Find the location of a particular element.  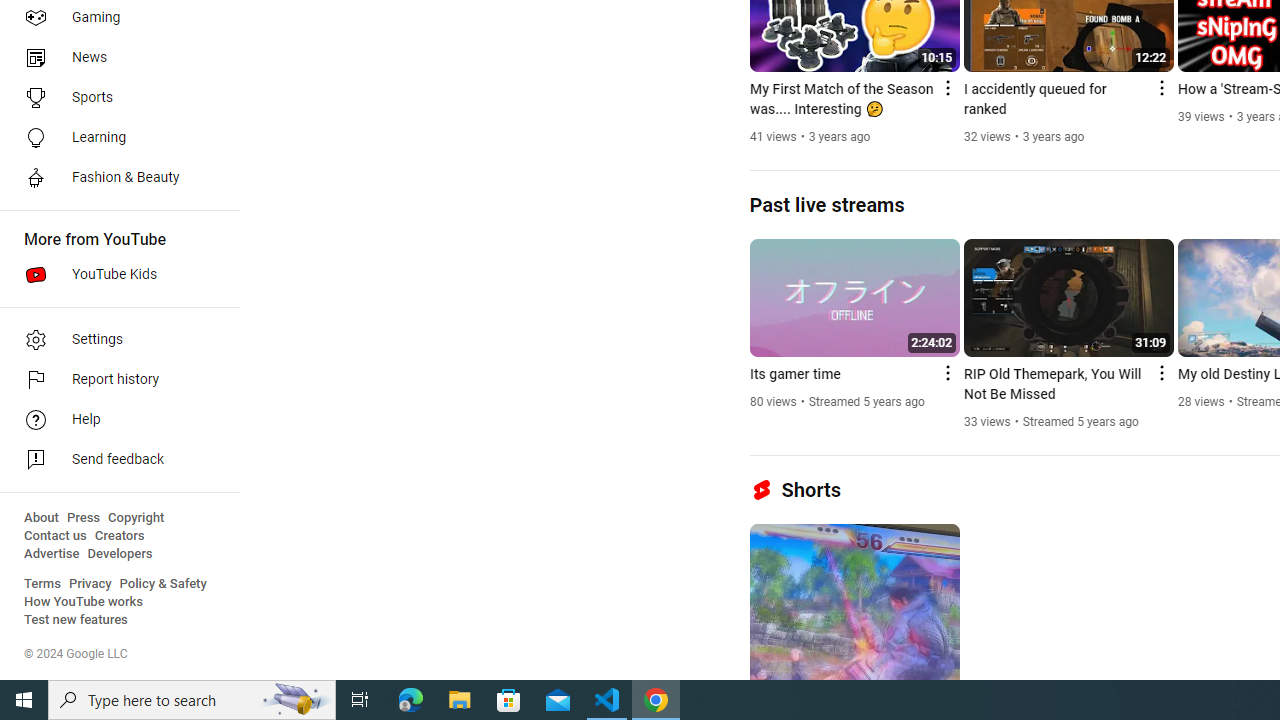

'Press' is located at coordinates (82, 517).